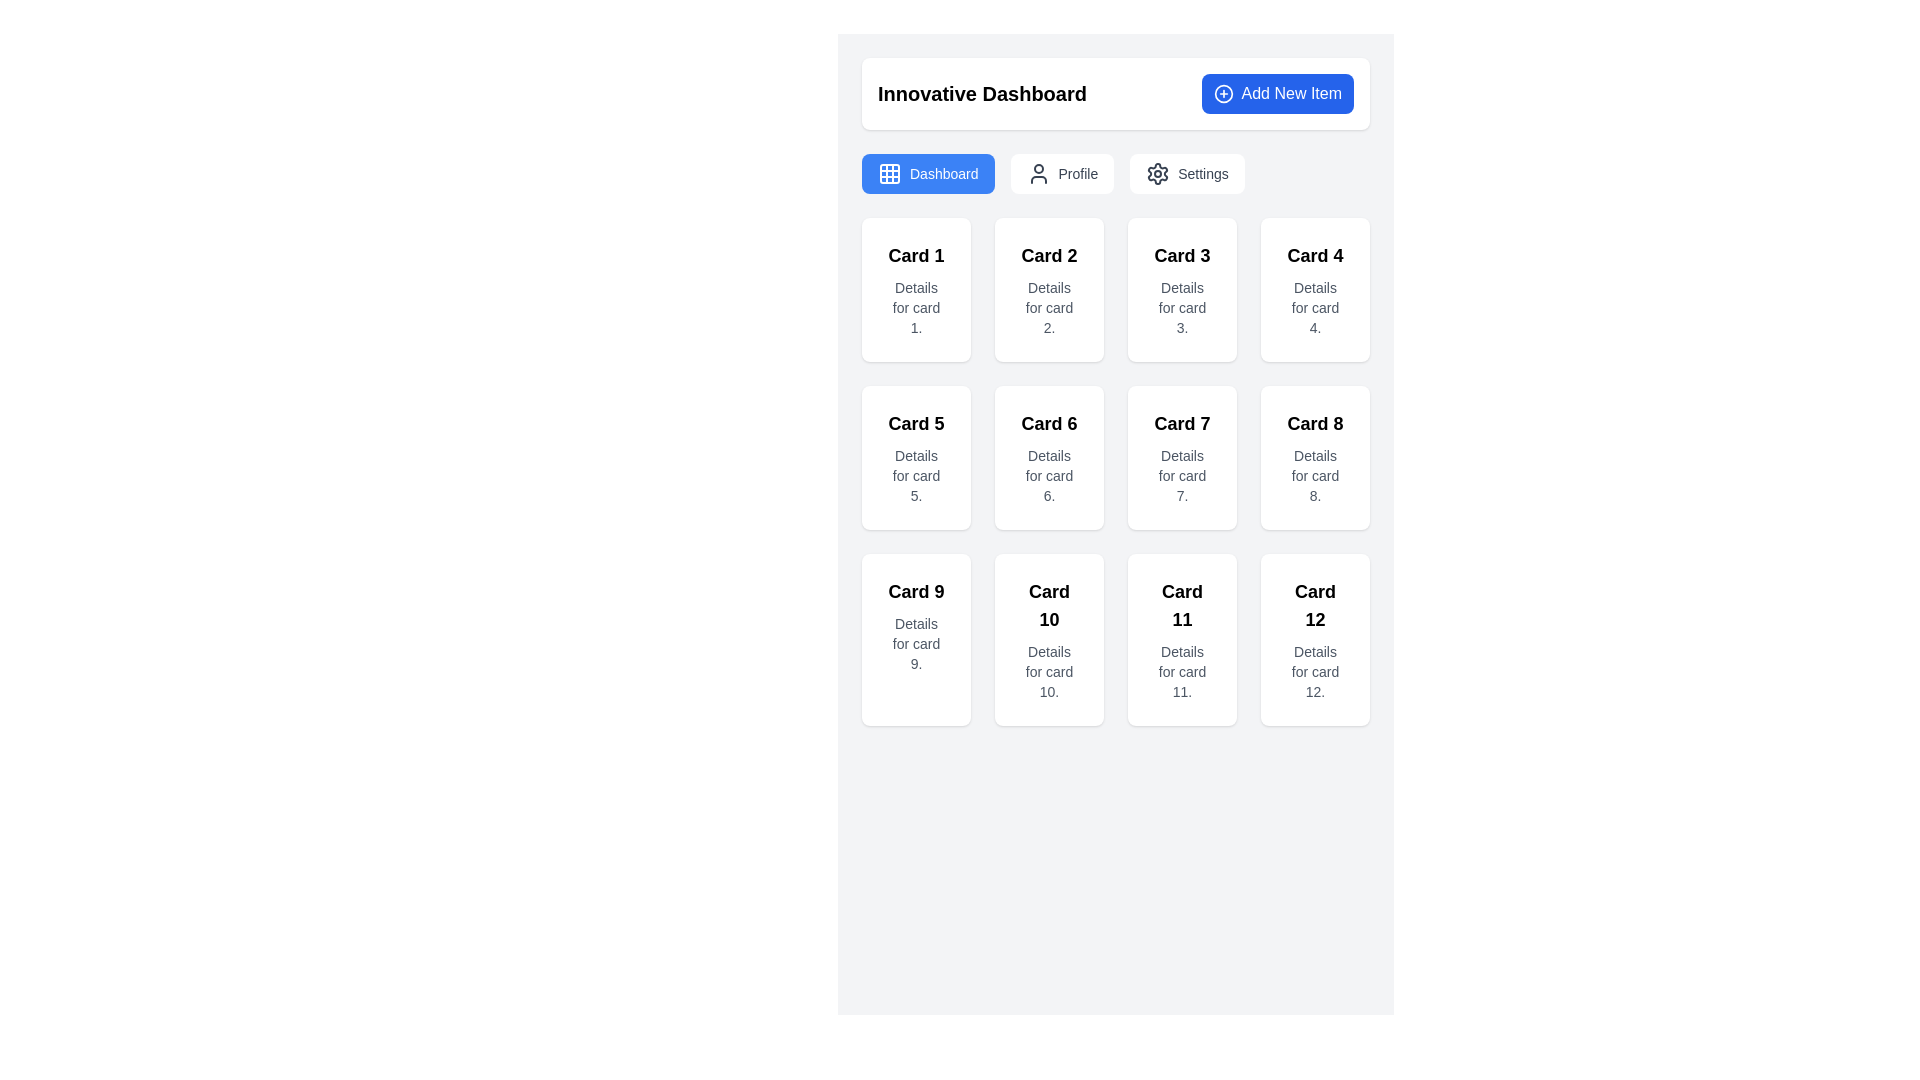  I want to click on the bold text label 'Card 6' located at the upper section of its card in the second row and second column of the grid layout, so click(1048, 423).